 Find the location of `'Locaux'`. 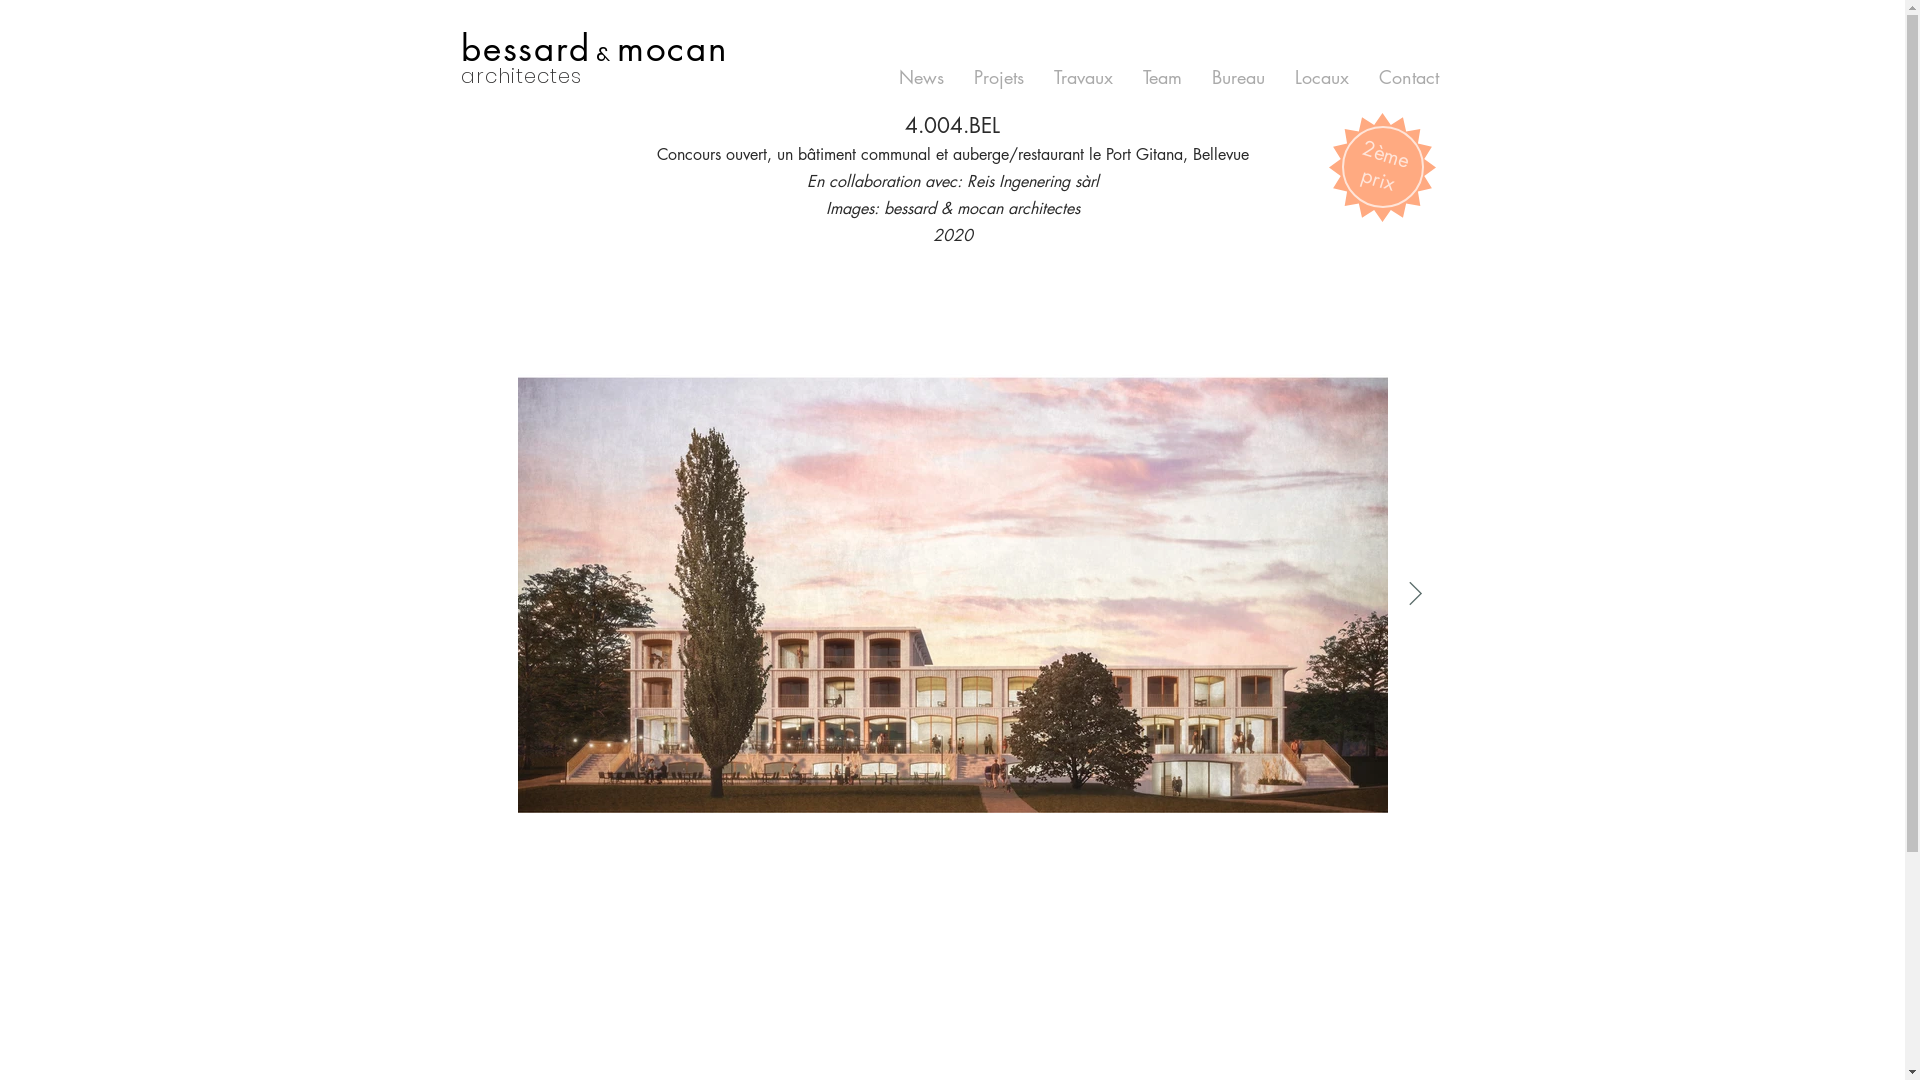

'Locaux' is located at coordinates (1321, 76).